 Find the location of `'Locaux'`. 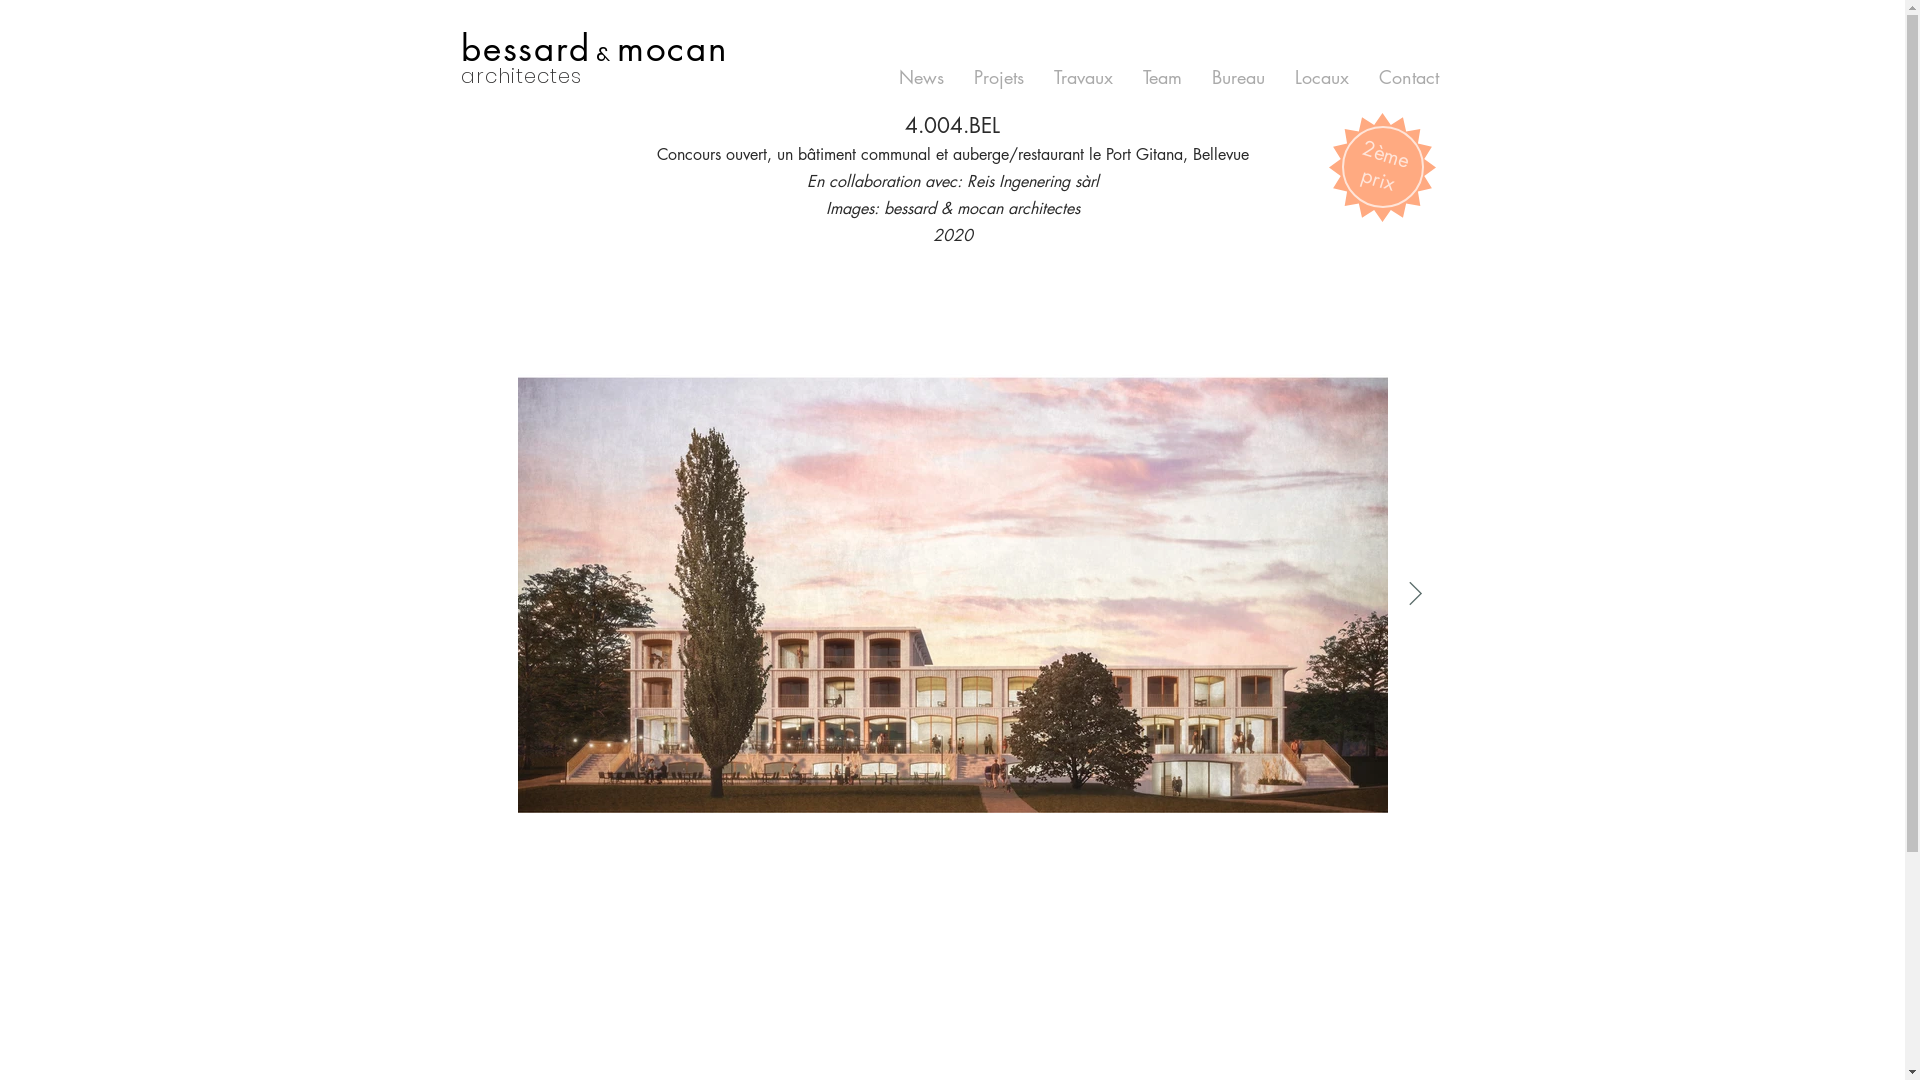

'Locaux' is located at coordinates (1321, 76).